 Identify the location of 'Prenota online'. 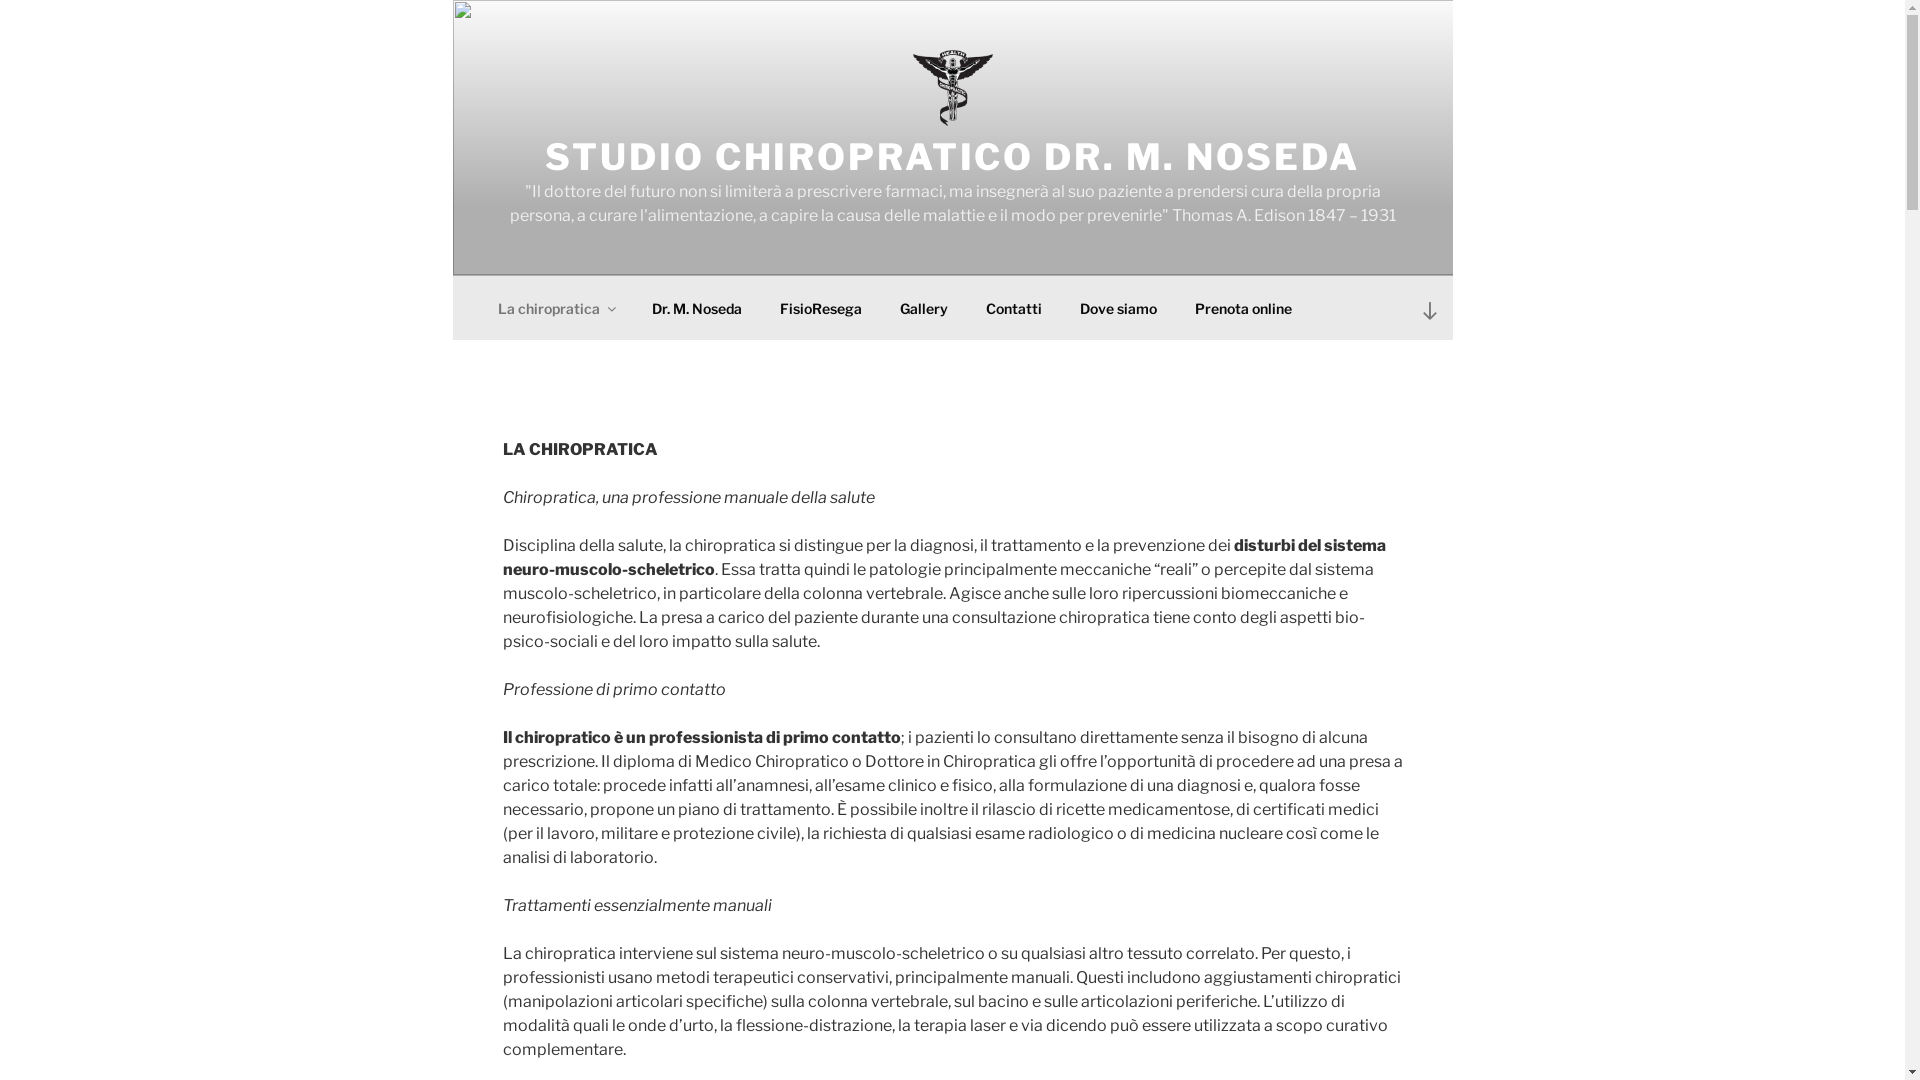
(1177, 307).